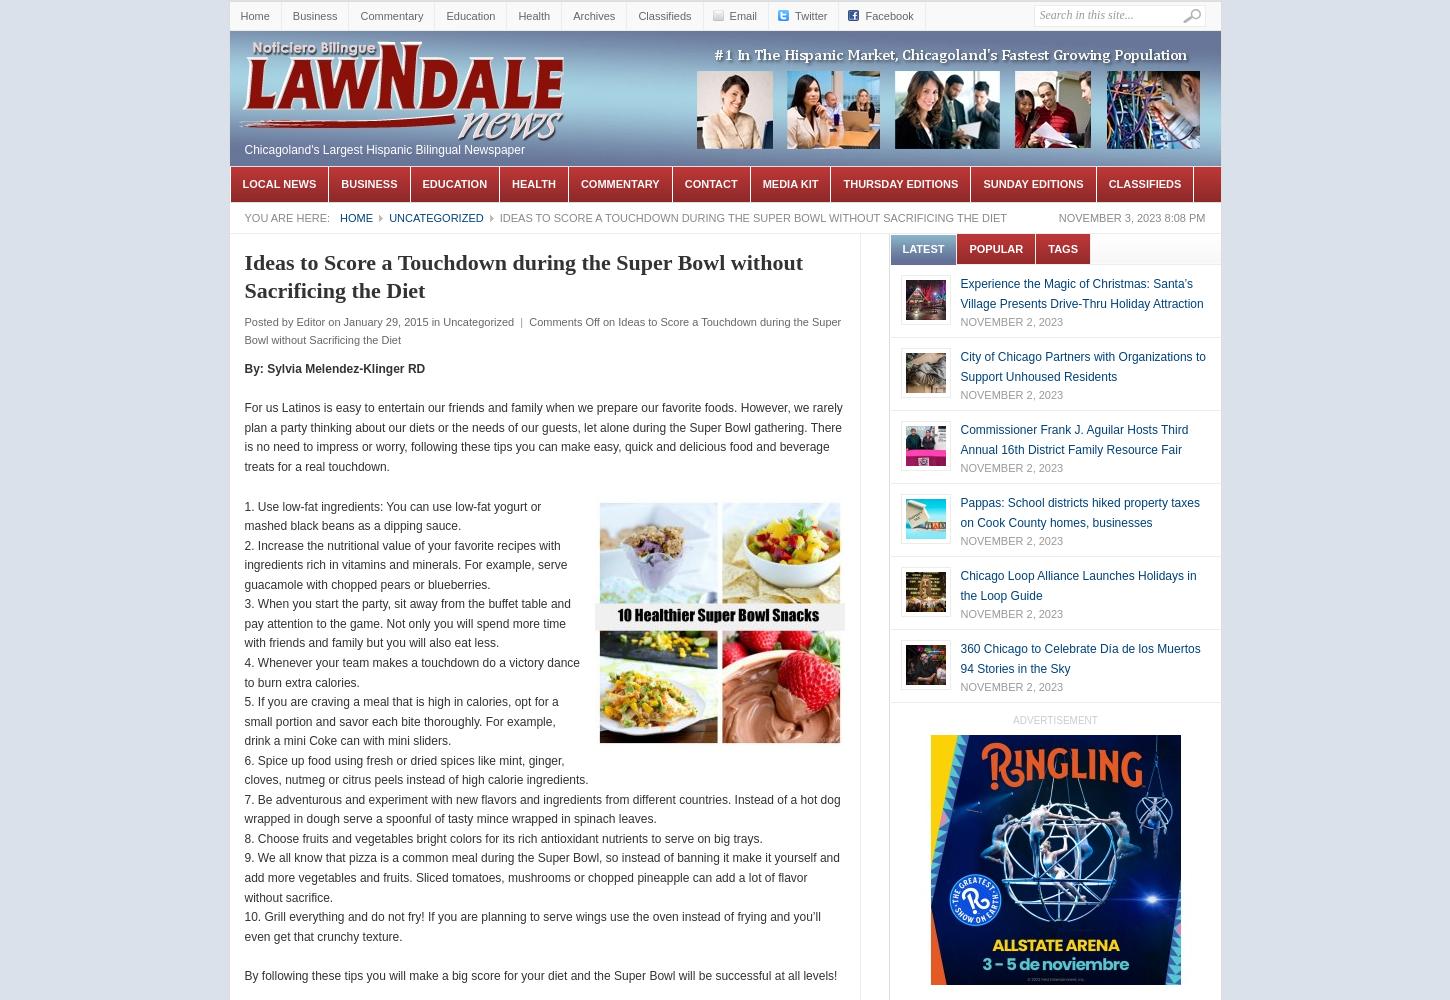  Describe the element at coordinates (540, 975) in the screenshot. I see `'By following these tips you will make a big score for your diet and the Super Bowl will be successful at all levels!'` at that location.